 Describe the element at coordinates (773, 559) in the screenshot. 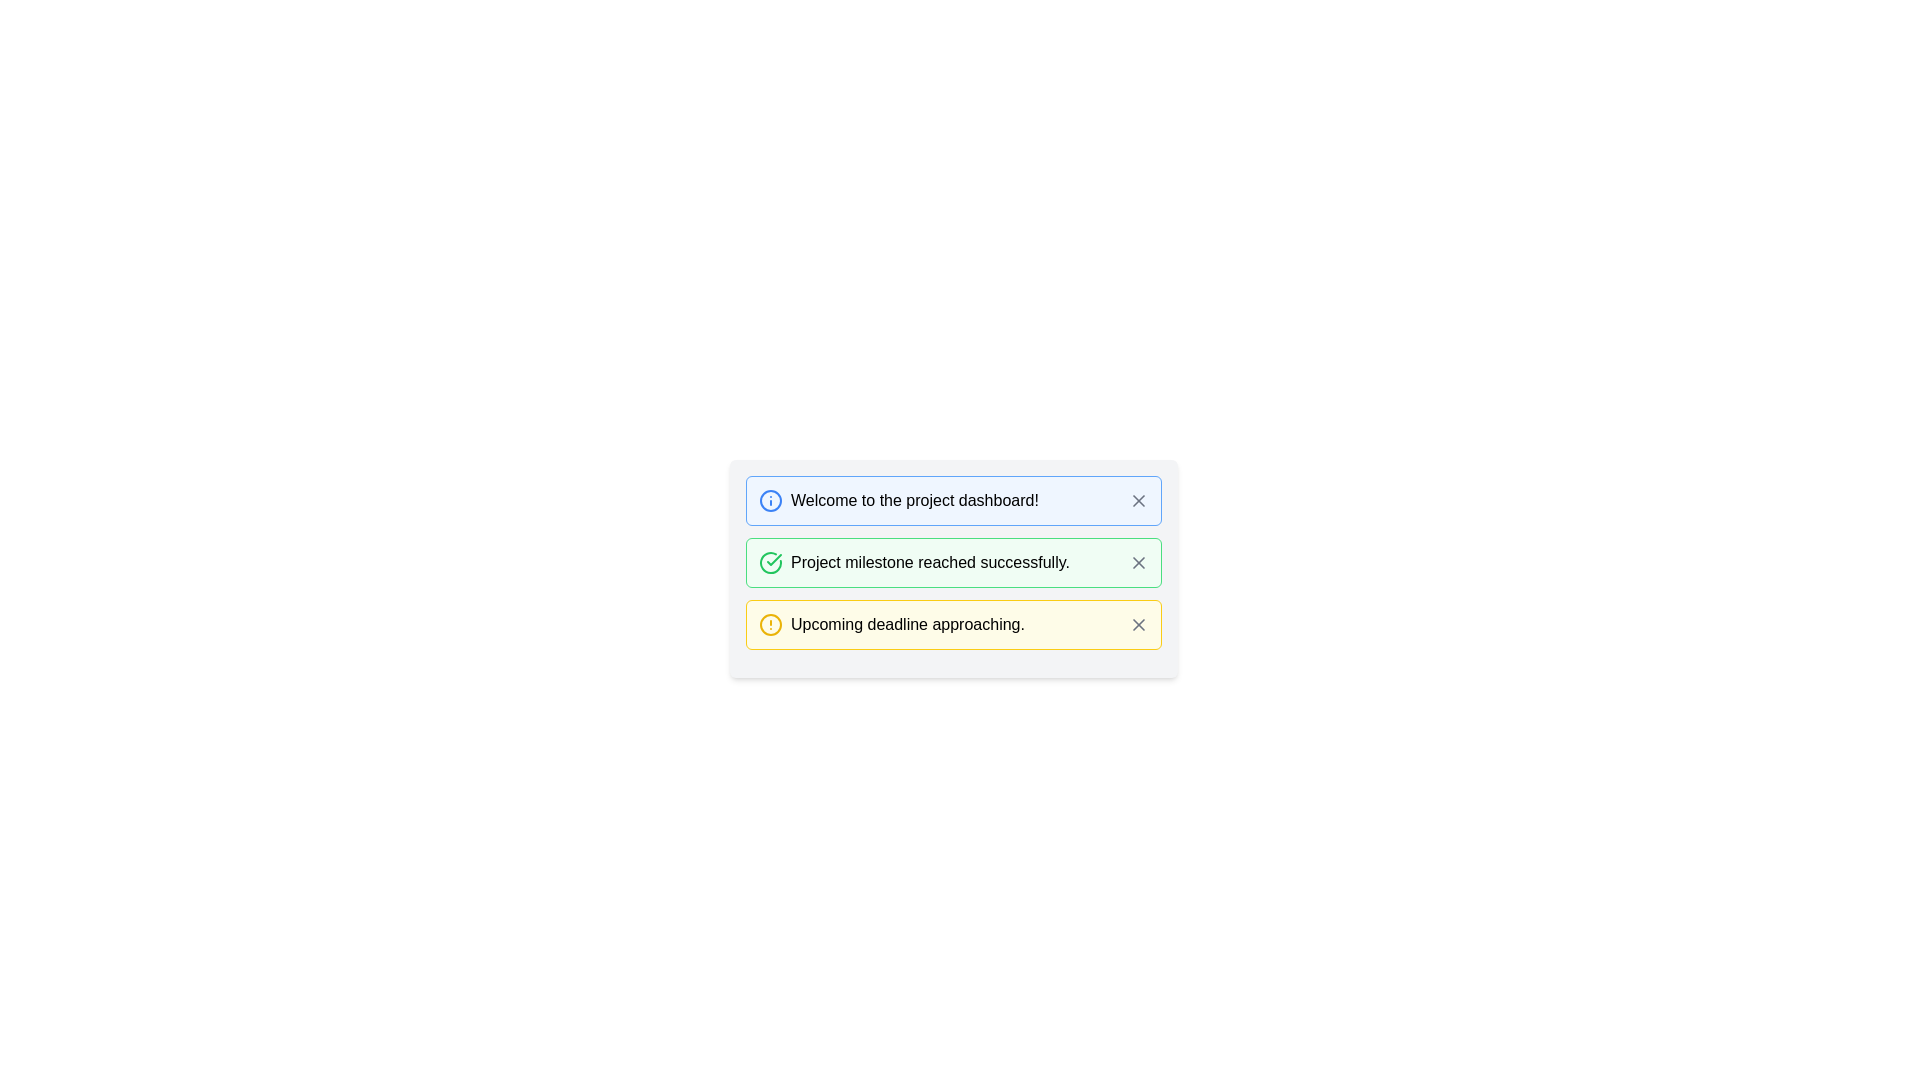

I see `the visual indicator icon located in the second notification card from the top, next to the text 'Project milestone reached successfully.'` at that location.